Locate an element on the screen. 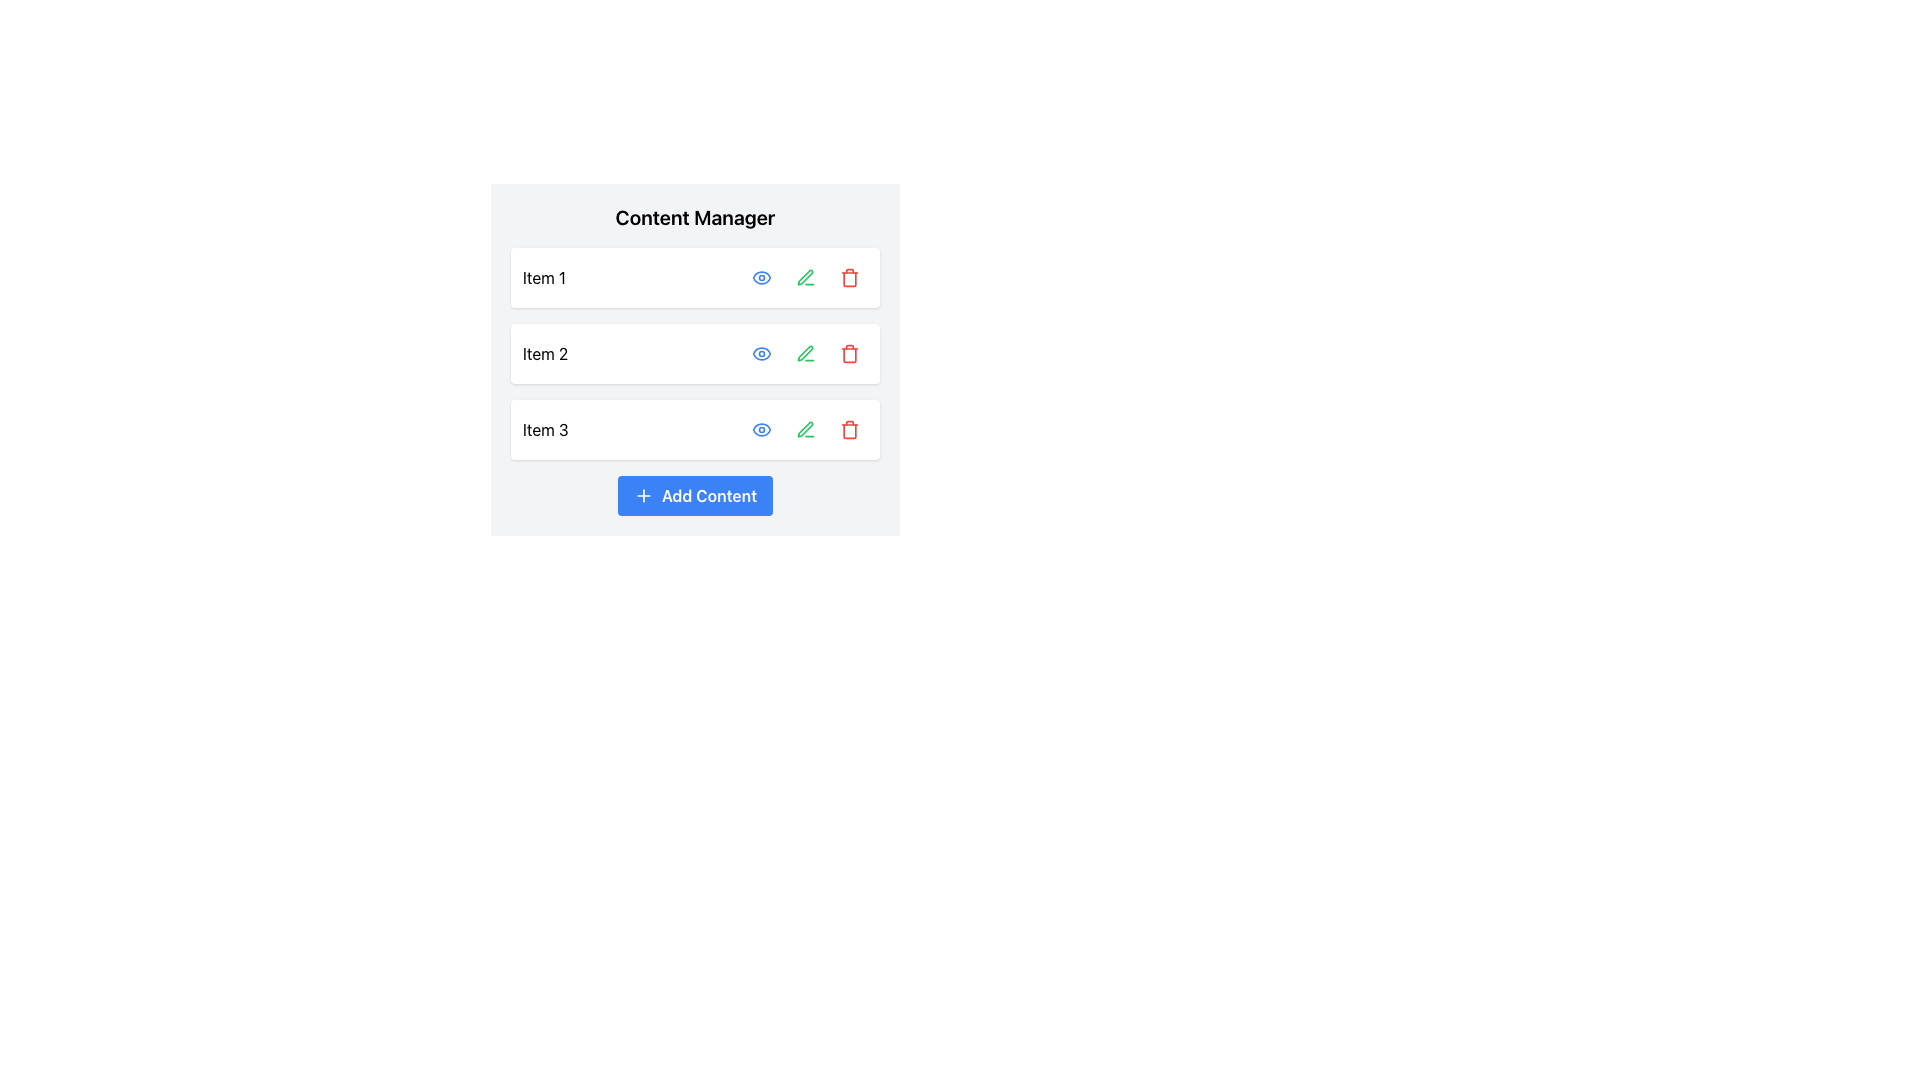 The width and height of the screenshot is (1920, 1080). the green pencil-shaped icon button representing an edit command, which is the second button adjacent to the 'Item 1' label in the 'Content Manager' section is located at coordinates (806, 277).